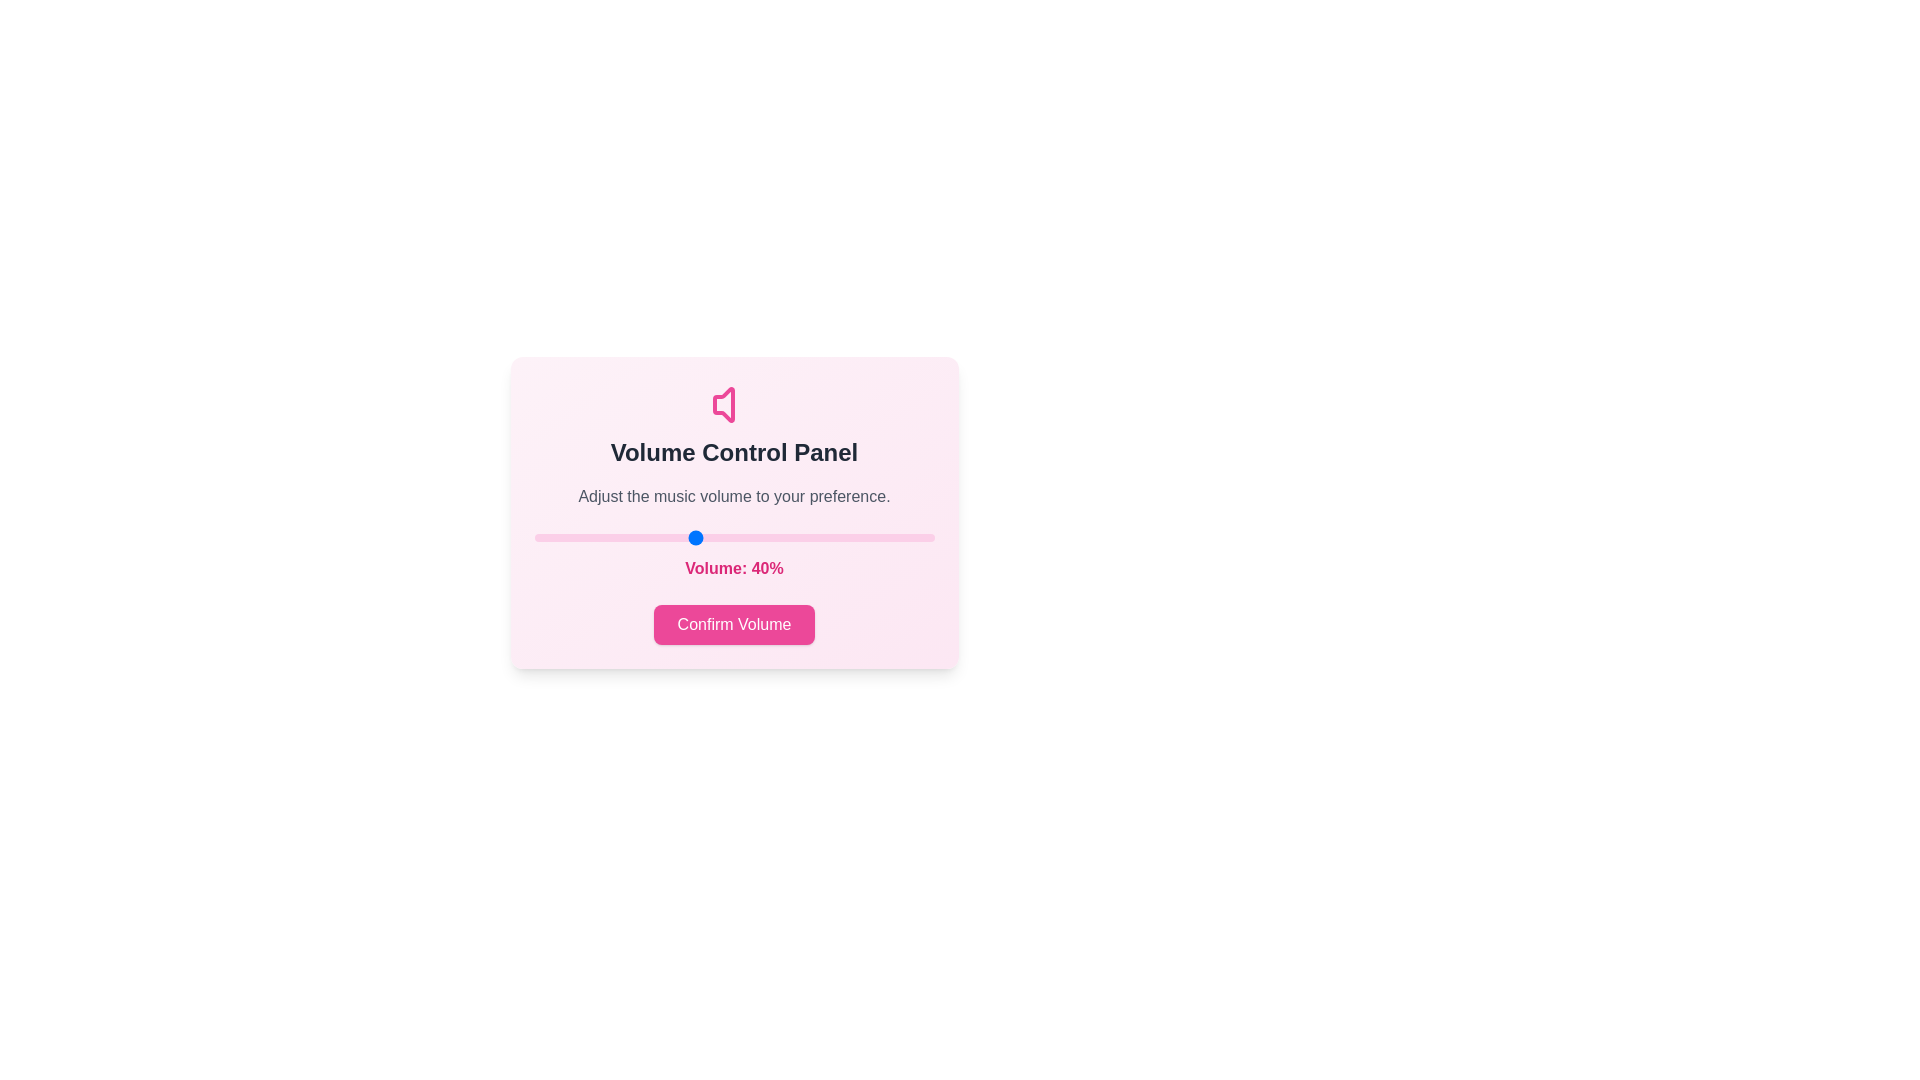 This screenshot has height=1080, width=1920. What do you see at coordinates (581, 536) in the screenshot?
I see `the volume to 12 percent by dragging the slider` at bounding box center [581, 536].